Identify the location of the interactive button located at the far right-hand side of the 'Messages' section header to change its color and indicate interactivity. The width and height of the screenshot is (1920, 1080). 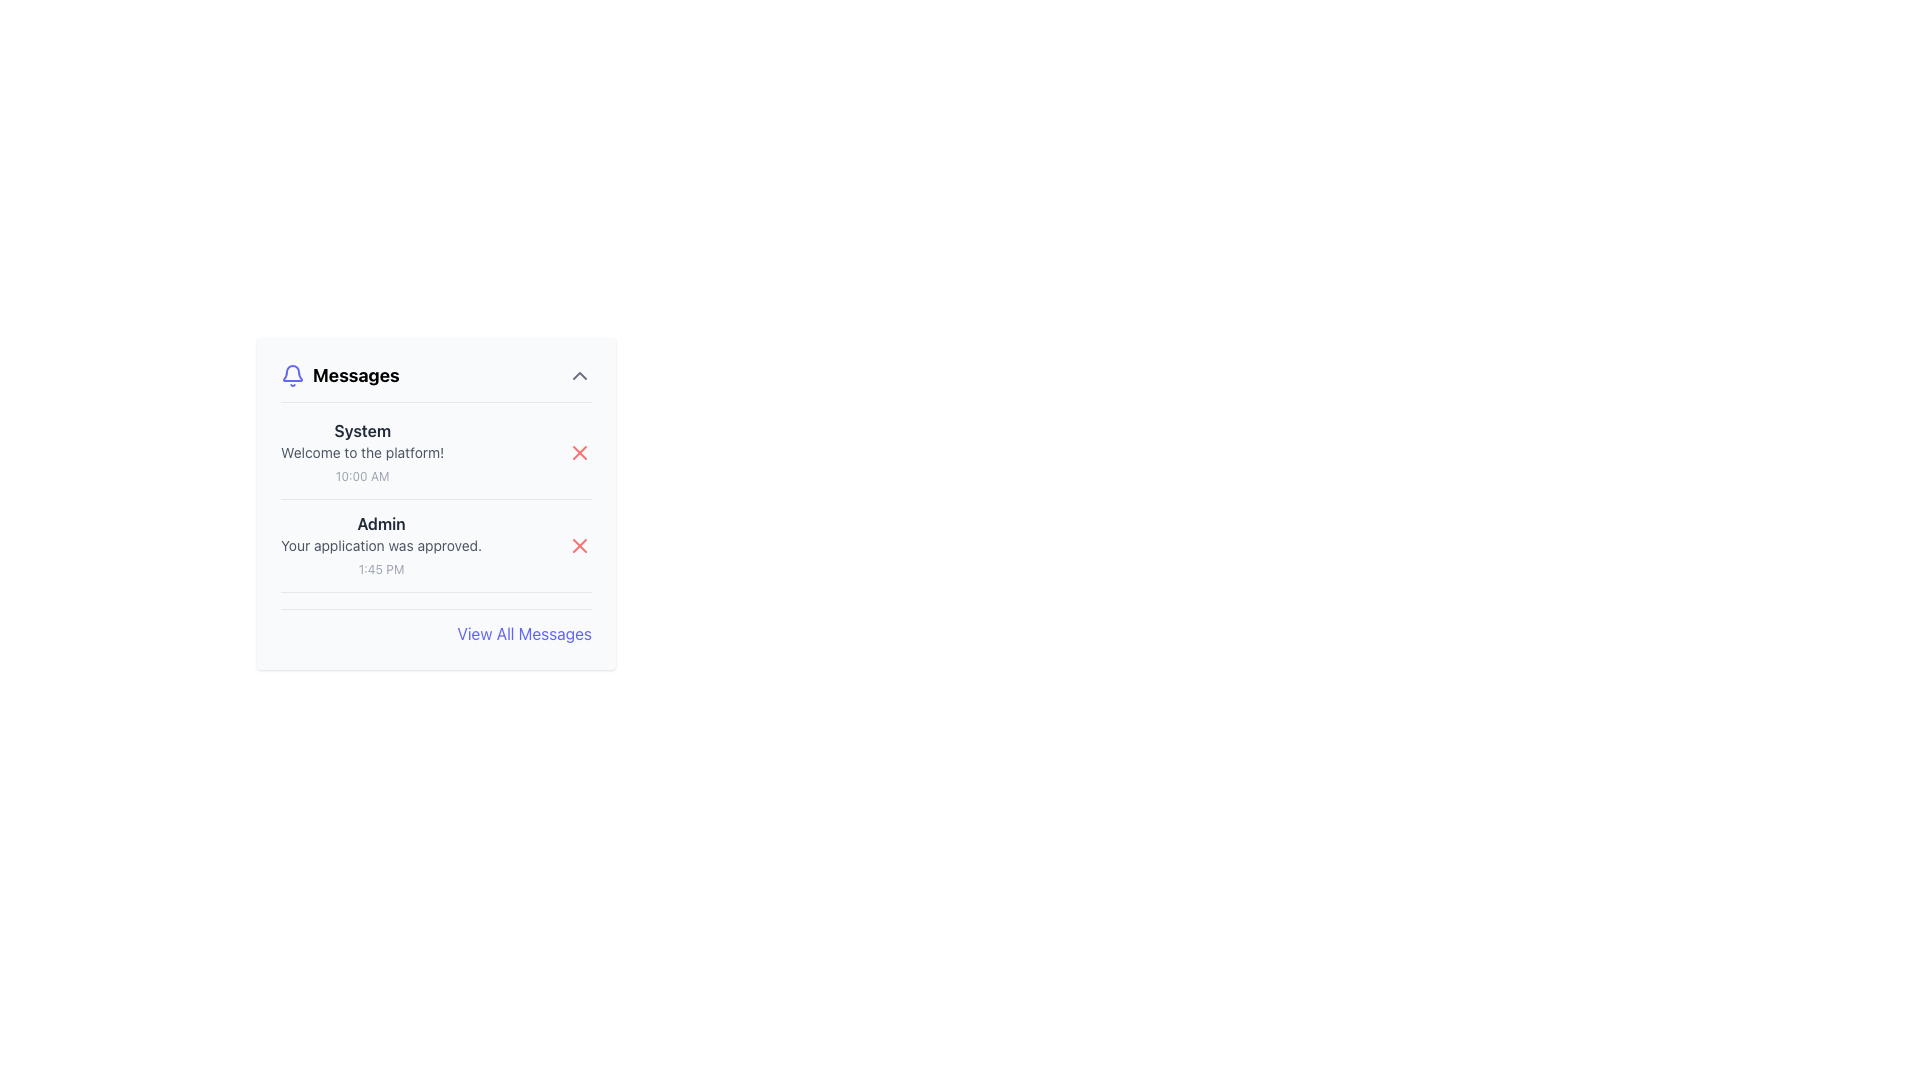
(579, 375).